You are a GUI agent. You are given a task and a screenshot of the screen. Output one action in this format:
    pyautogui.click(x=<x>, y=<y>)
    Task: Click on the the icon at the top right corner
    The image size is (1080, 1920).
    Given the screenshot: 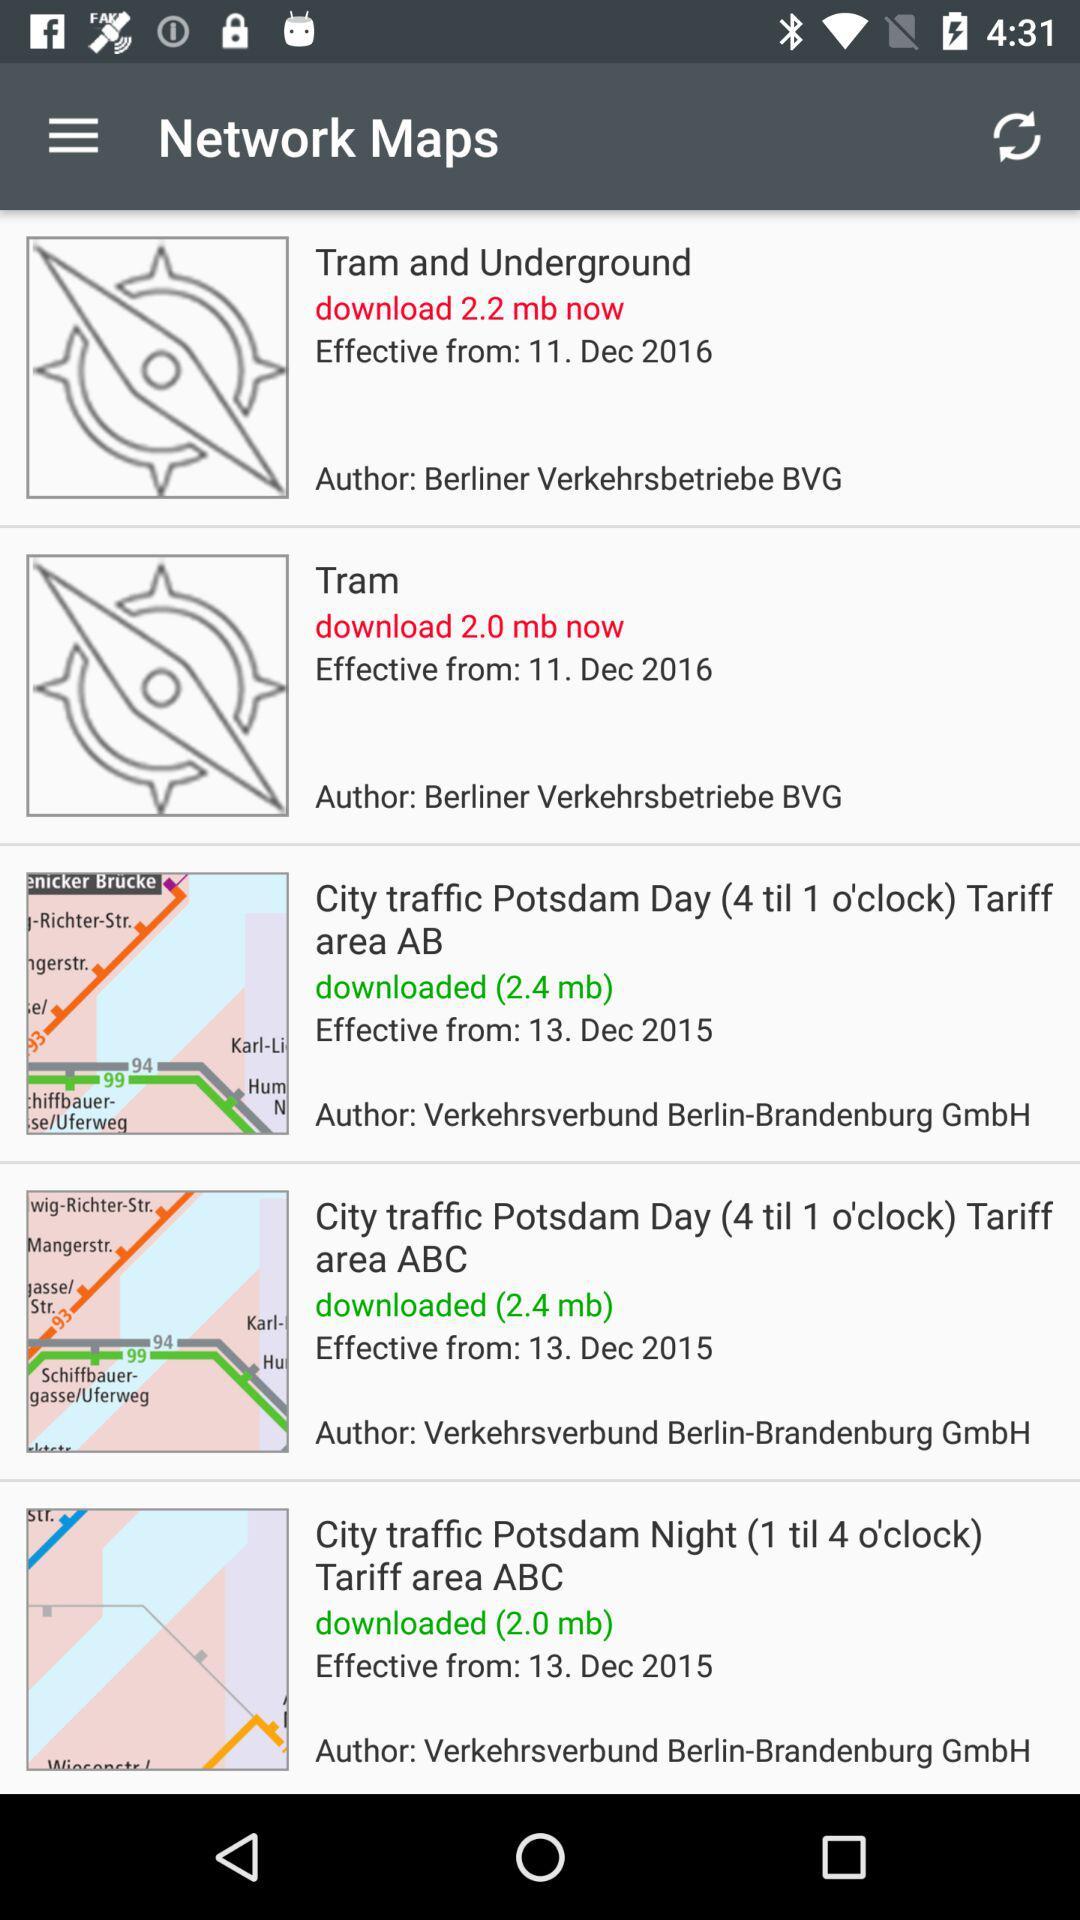 What is the action you would take?
    pyautogui.click(x=1017, y=135)
    